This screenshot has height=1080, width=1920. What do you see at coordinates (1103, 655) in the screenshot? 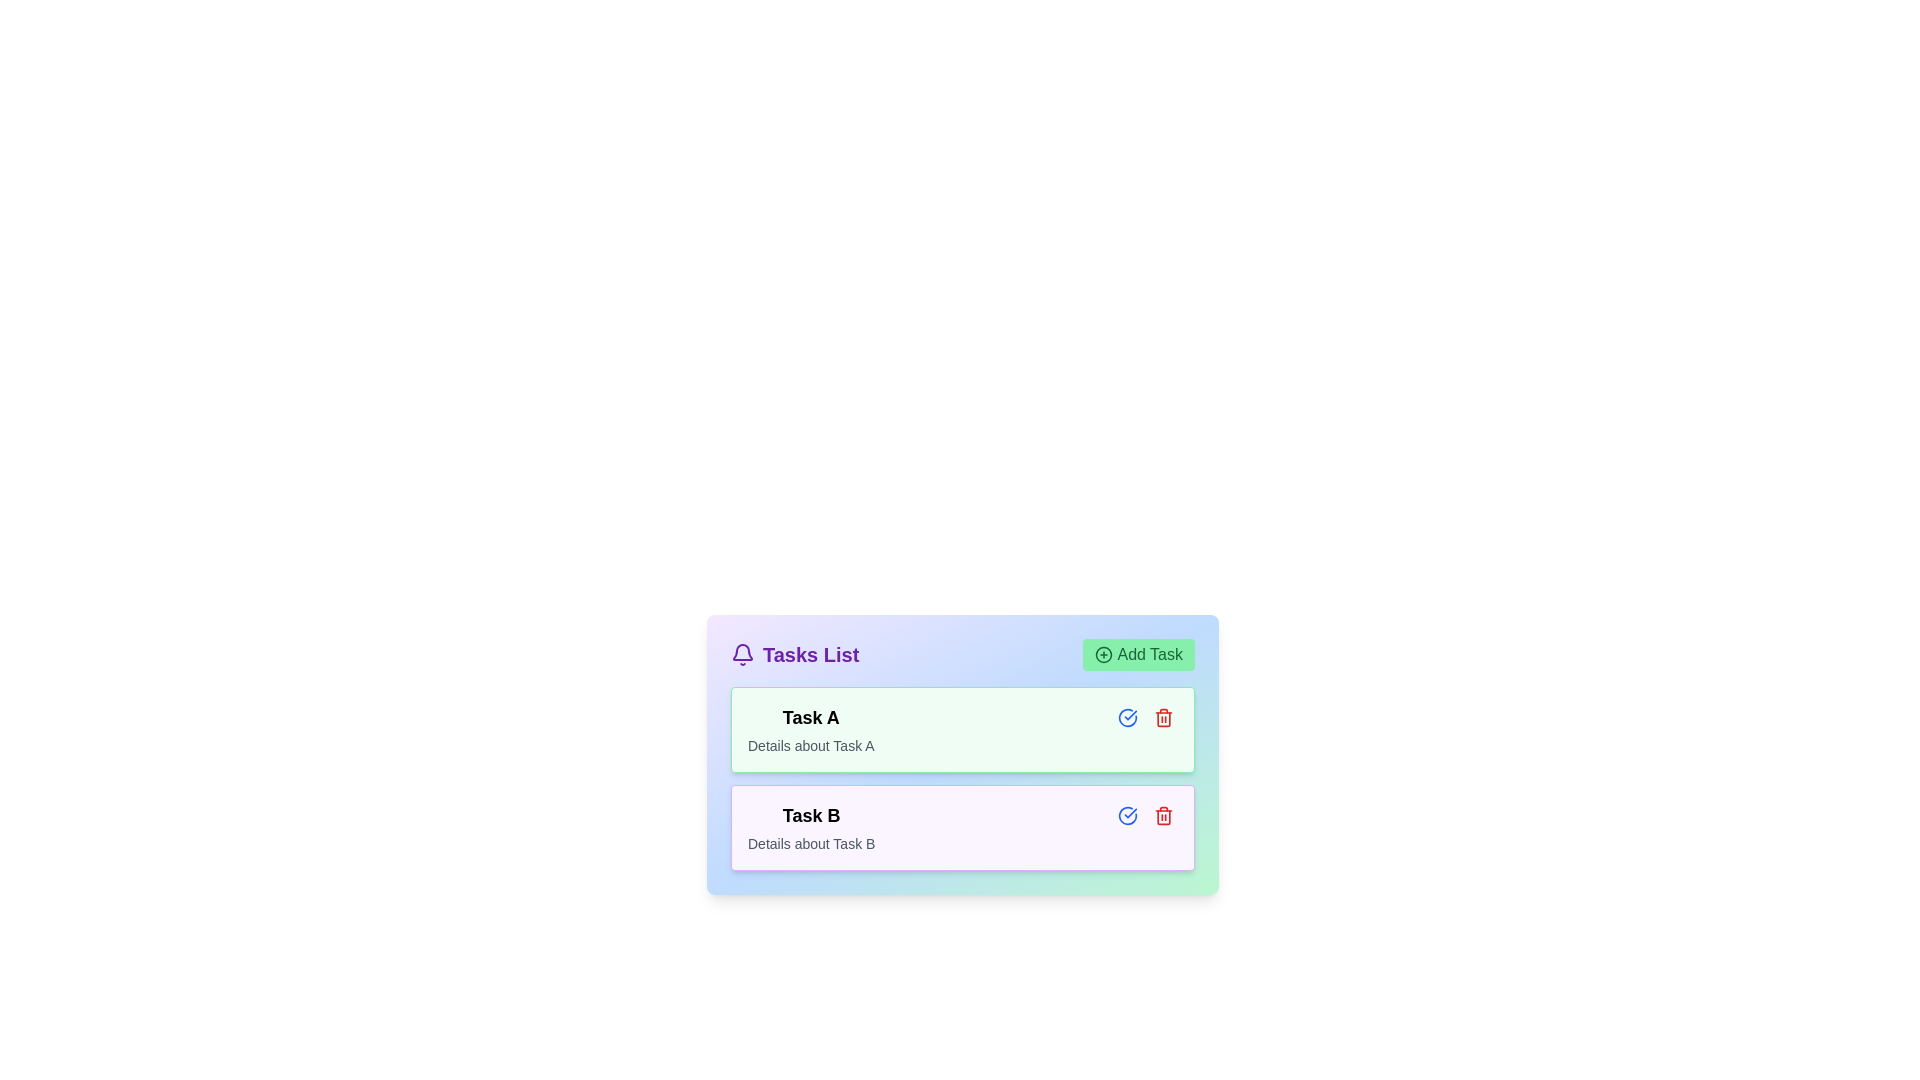
I see `the circular icon graphic representing the outermost circle of the '+' icon in the 'Add Task' button located in the header of the 'Tasks List' section` at bounding box center [1103, 655].